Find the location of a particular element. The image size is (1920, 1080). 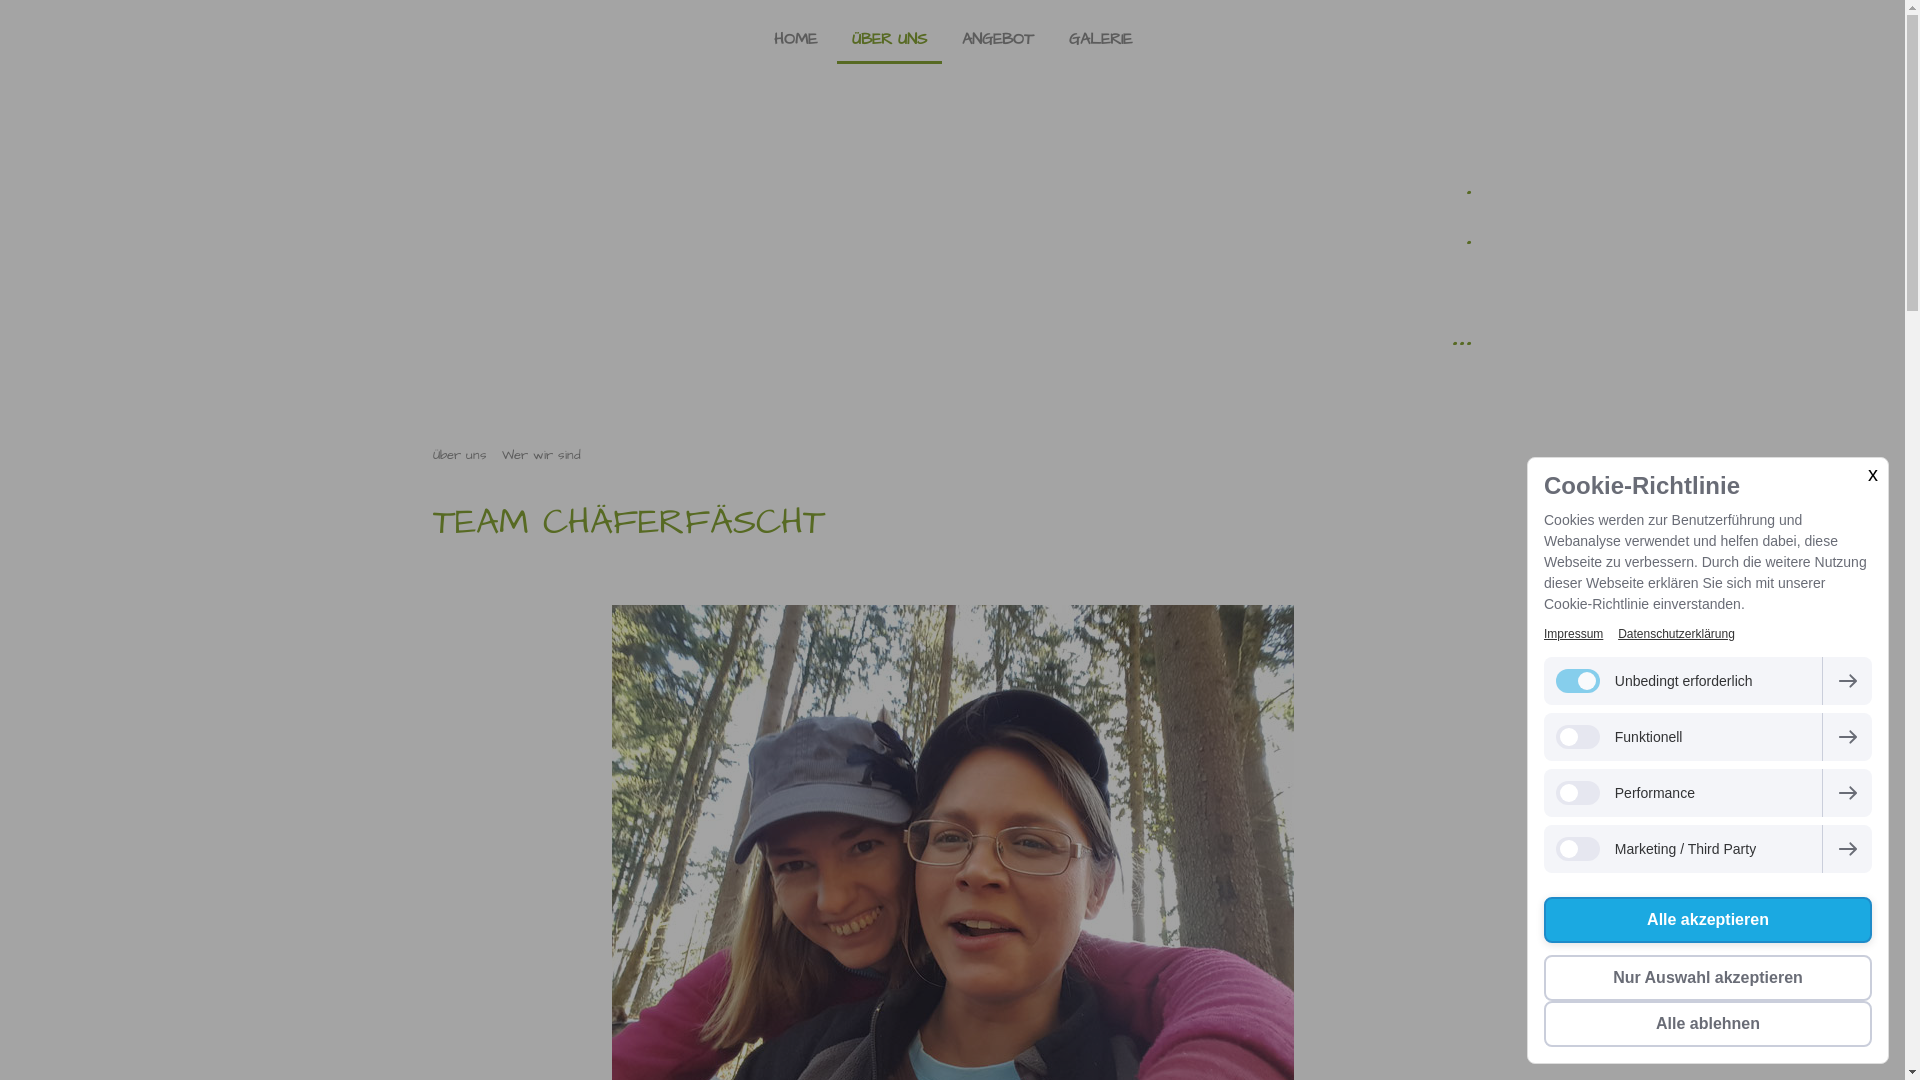

'Alle akzeptieren' is located at coordinates (1707, 920).